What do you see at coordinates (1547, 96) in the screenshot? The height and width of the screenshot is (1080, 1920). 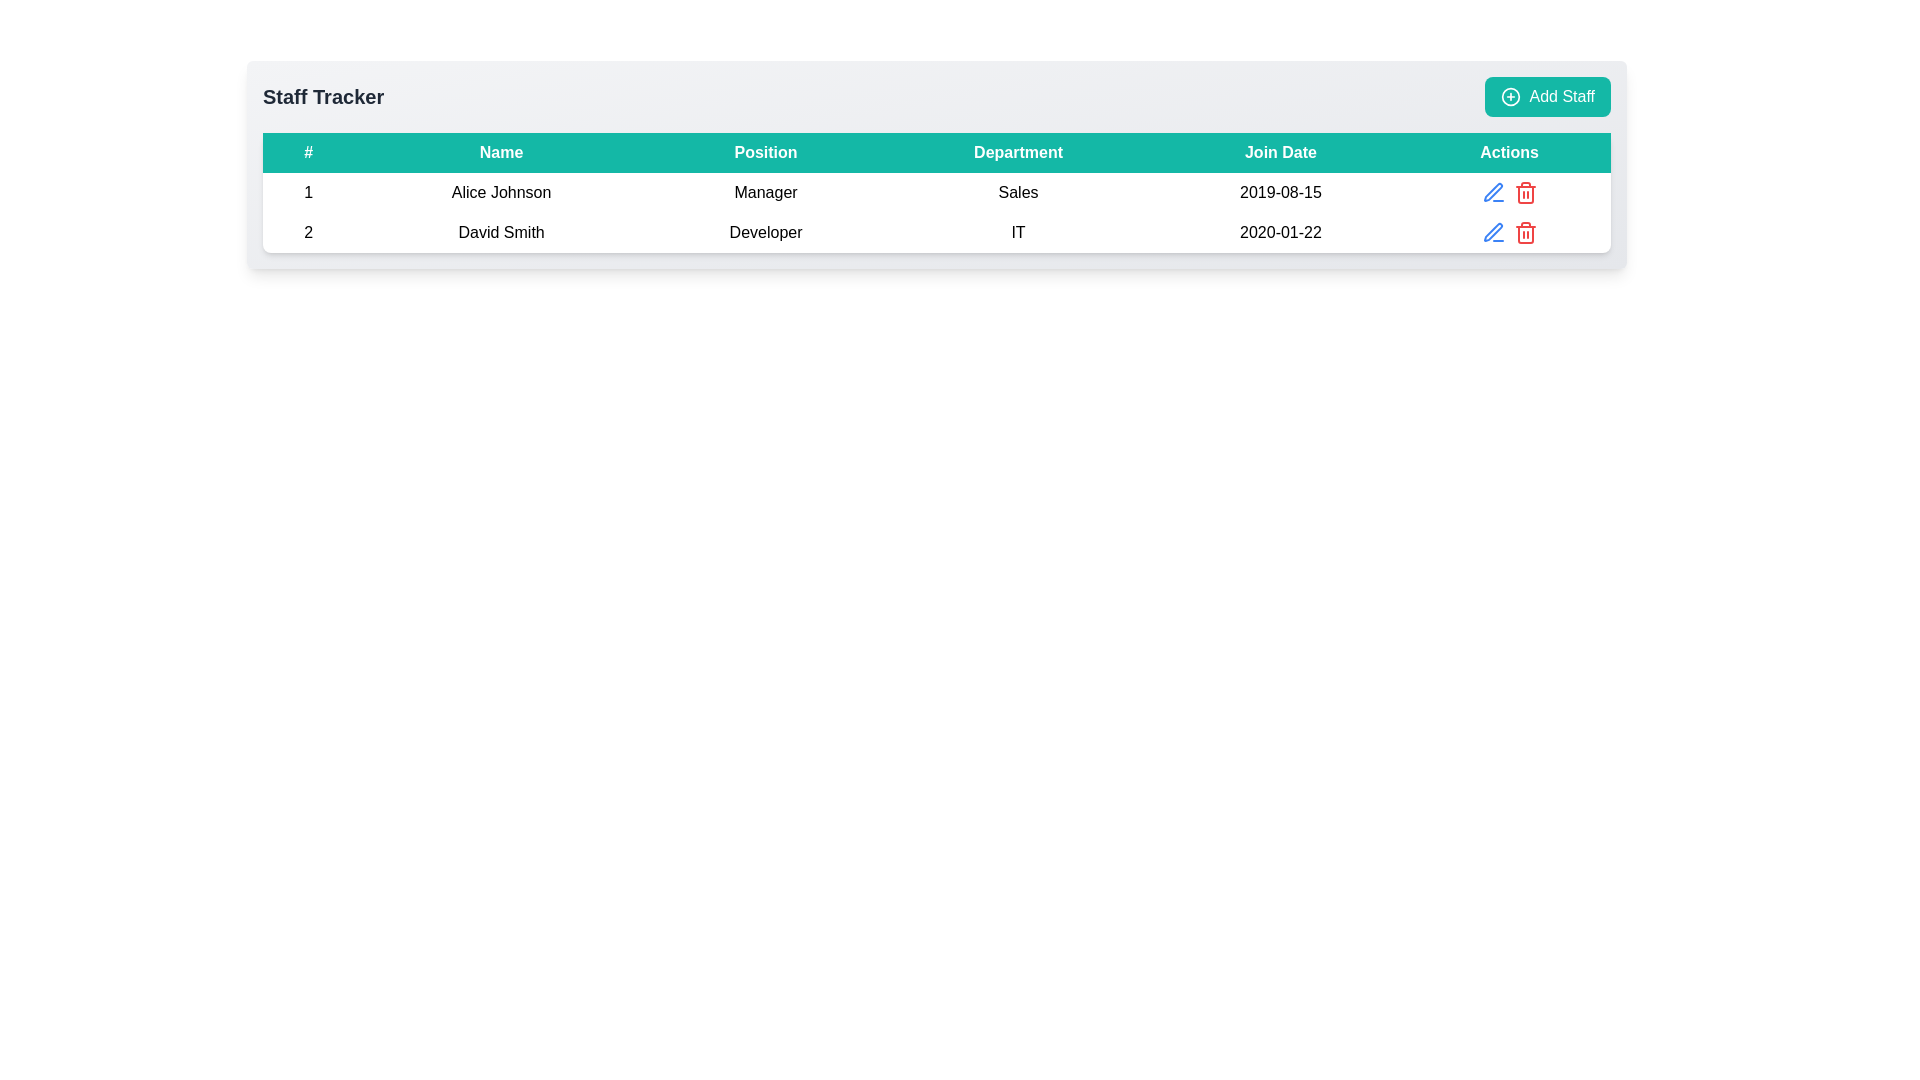 I see `the 'Add Staff' button with a teal background and a circular plus symbol` at bounding box center [1547, 96].